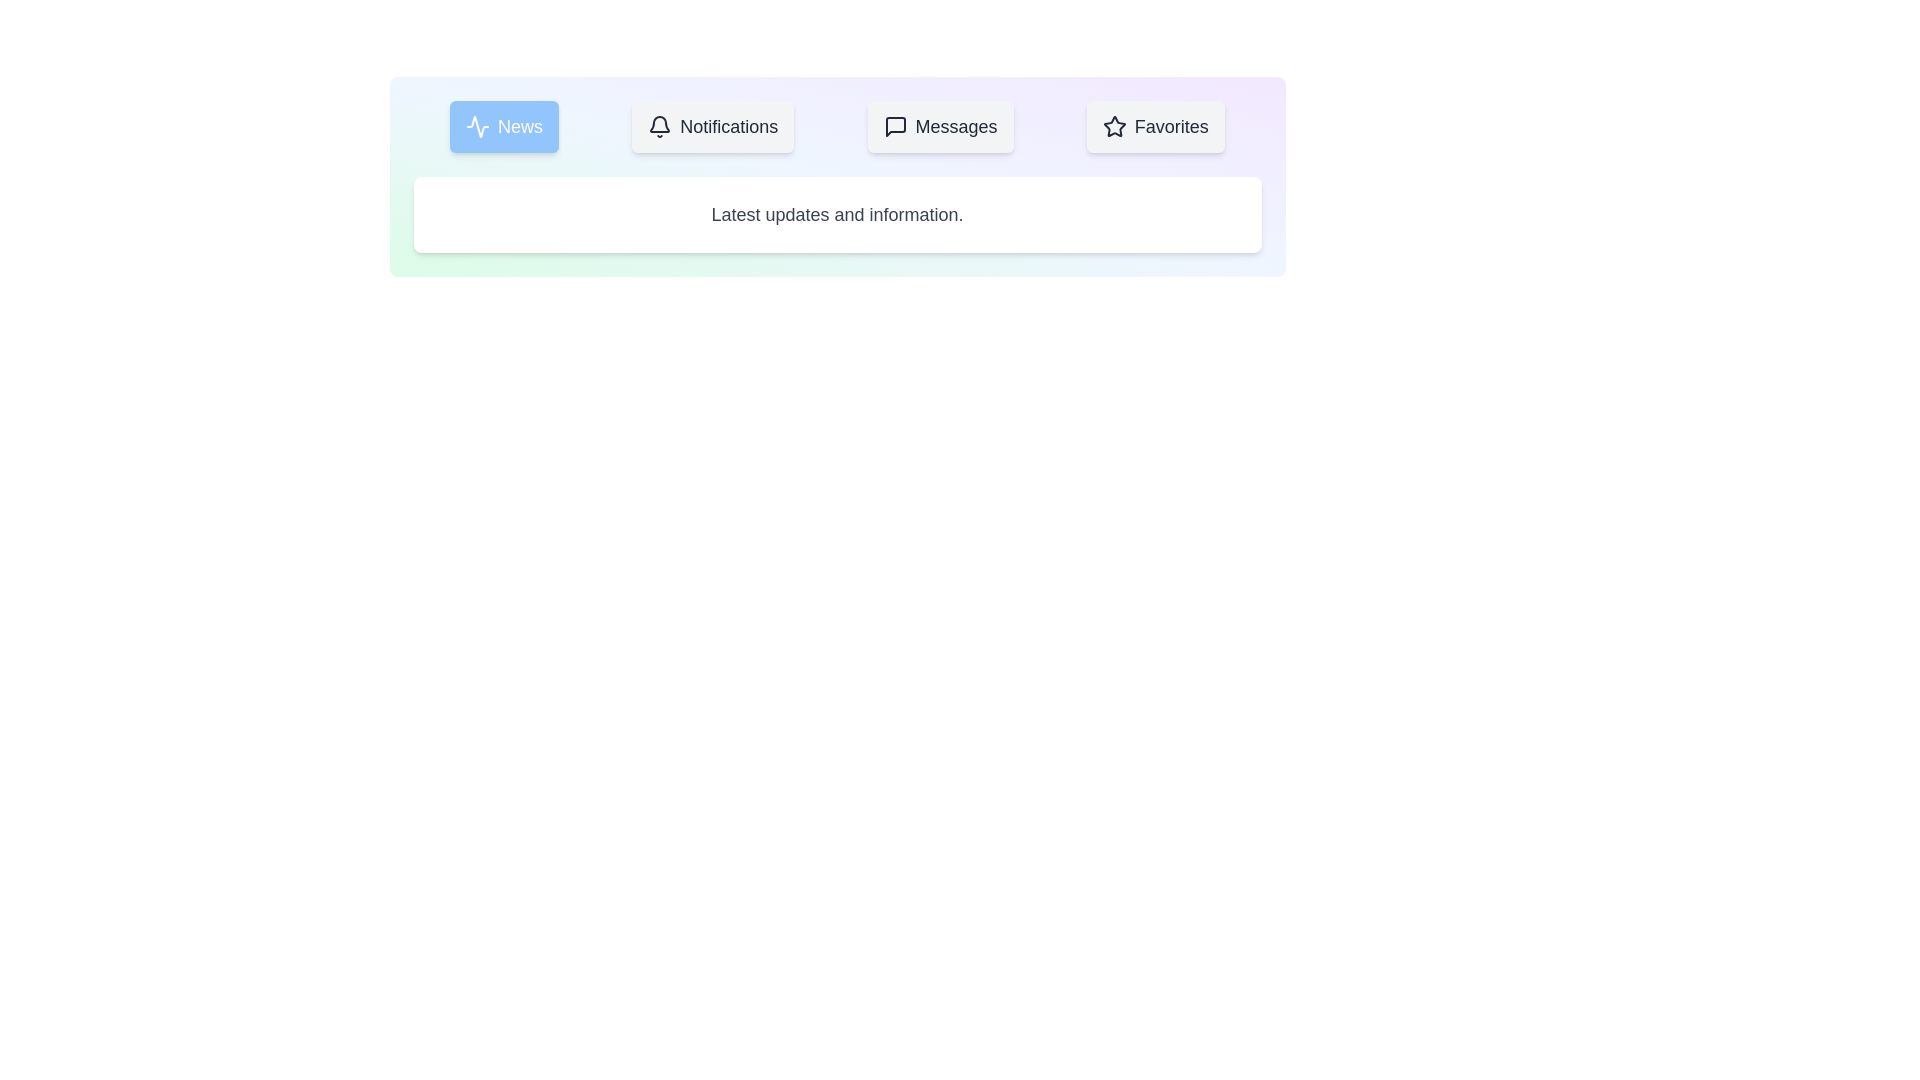  I want to click on the tab with the label Favorites, so click(1155, 127).